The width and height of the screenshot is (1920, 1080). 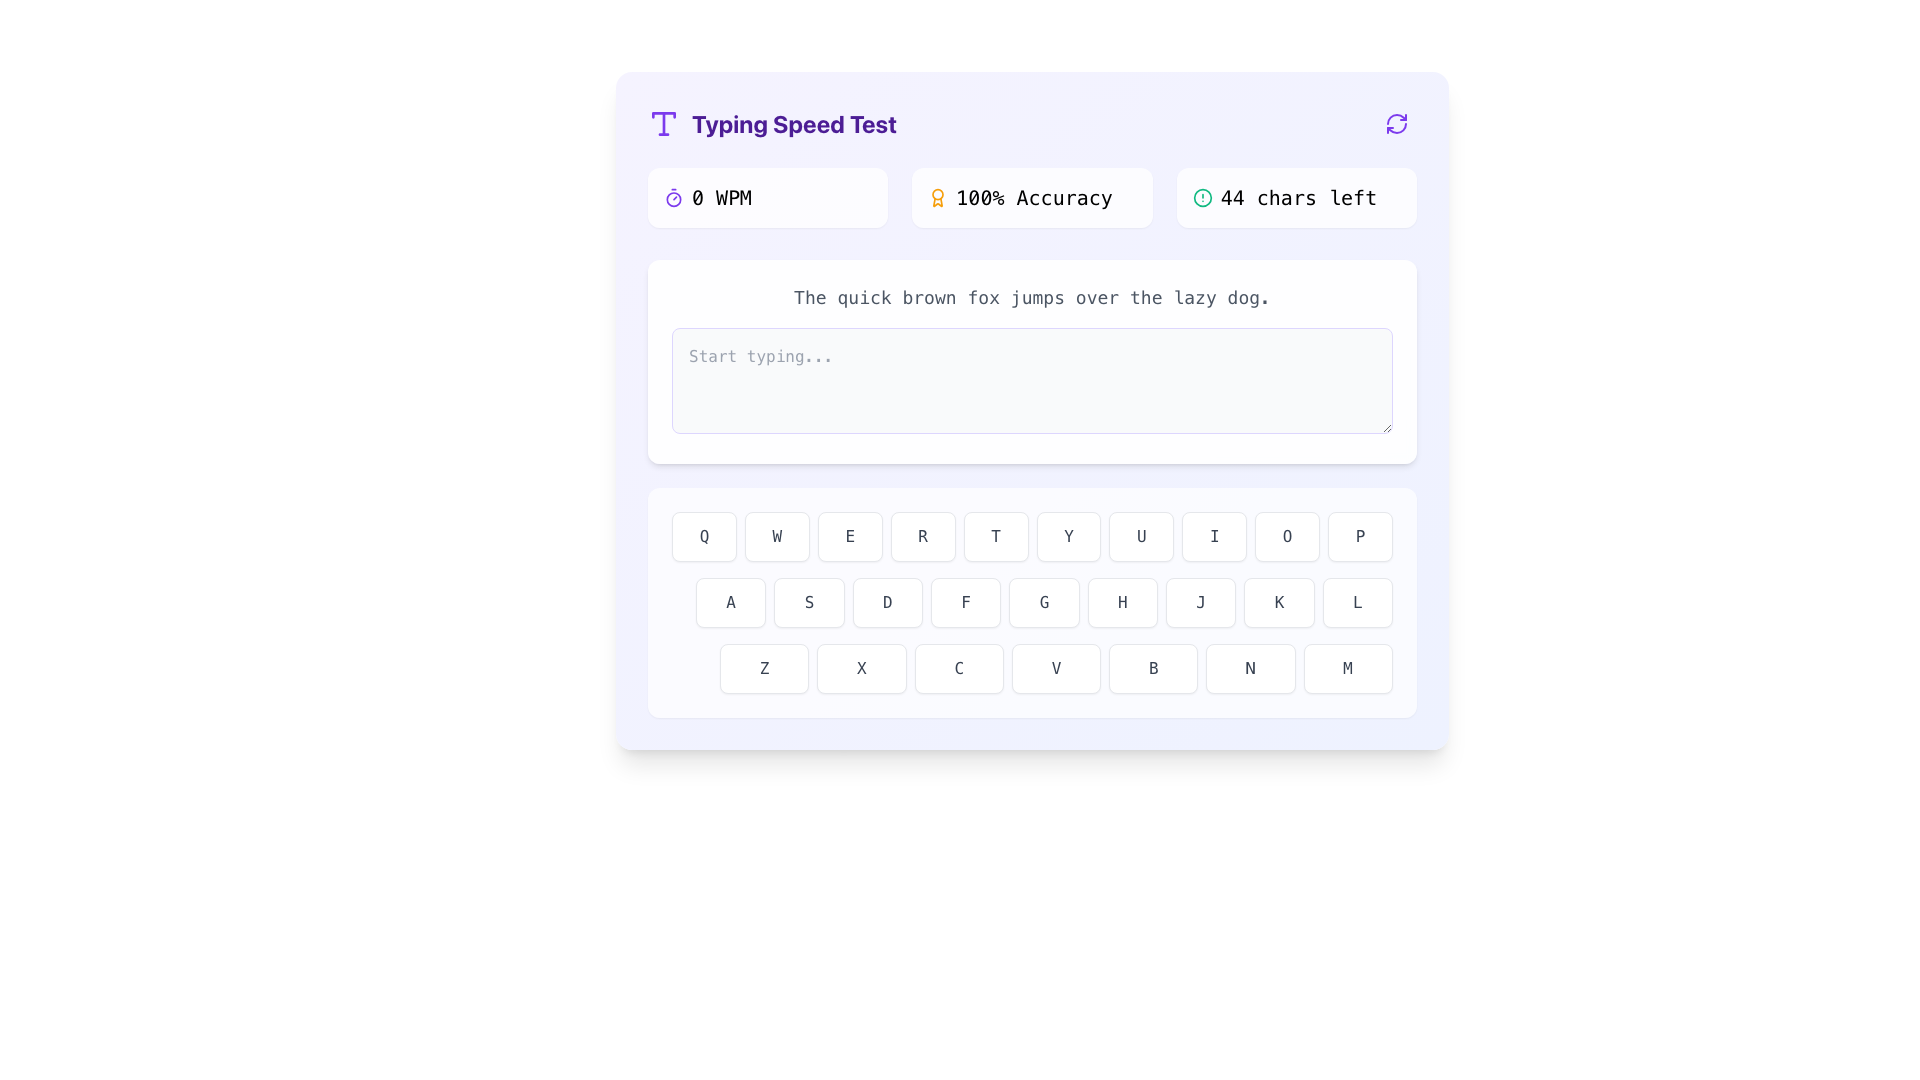 What do you see at coordinates (1213, 535) in the screenshot?
I see `the virtual keyboard button for the letter 'I' to input the letter 'I'` at bounding box center [1213, 535].